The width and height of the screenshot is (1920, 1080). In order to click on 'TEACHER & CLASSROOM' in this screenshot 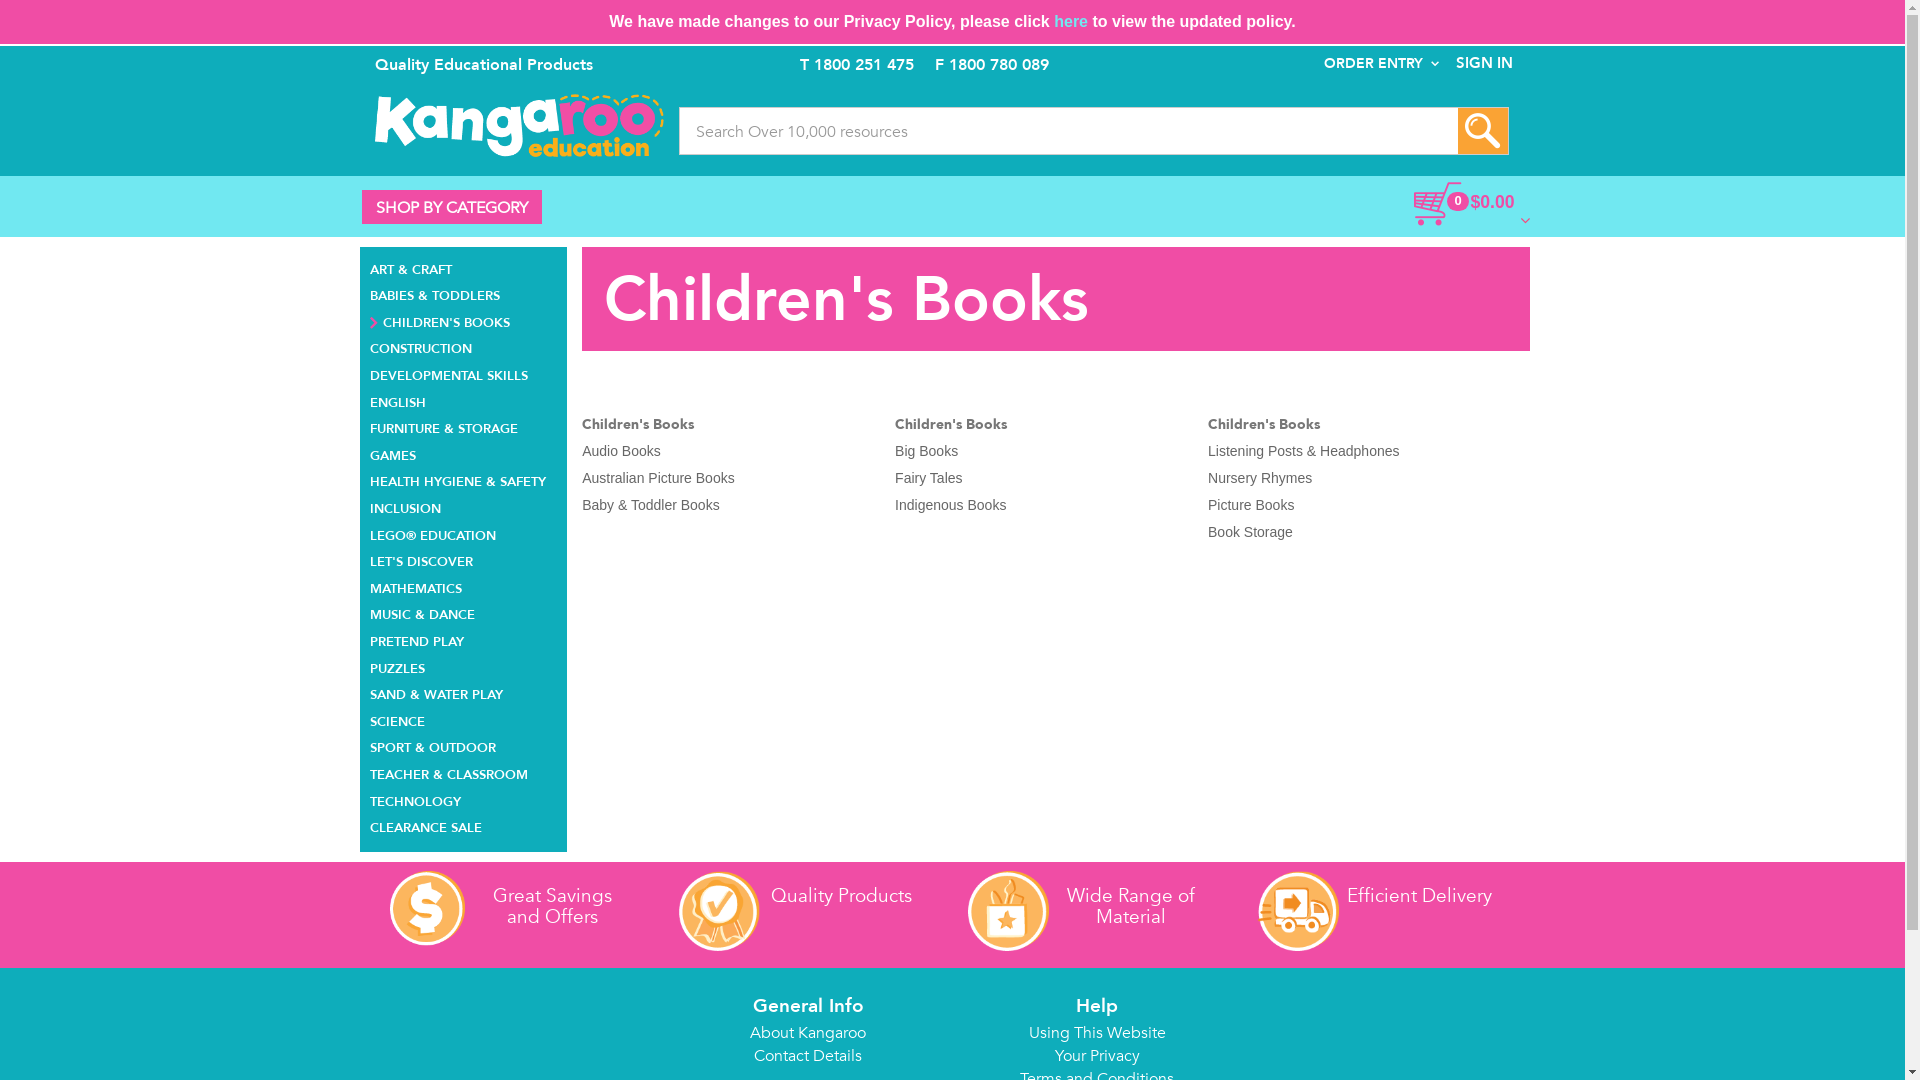, I will do `click(448, 771)`.